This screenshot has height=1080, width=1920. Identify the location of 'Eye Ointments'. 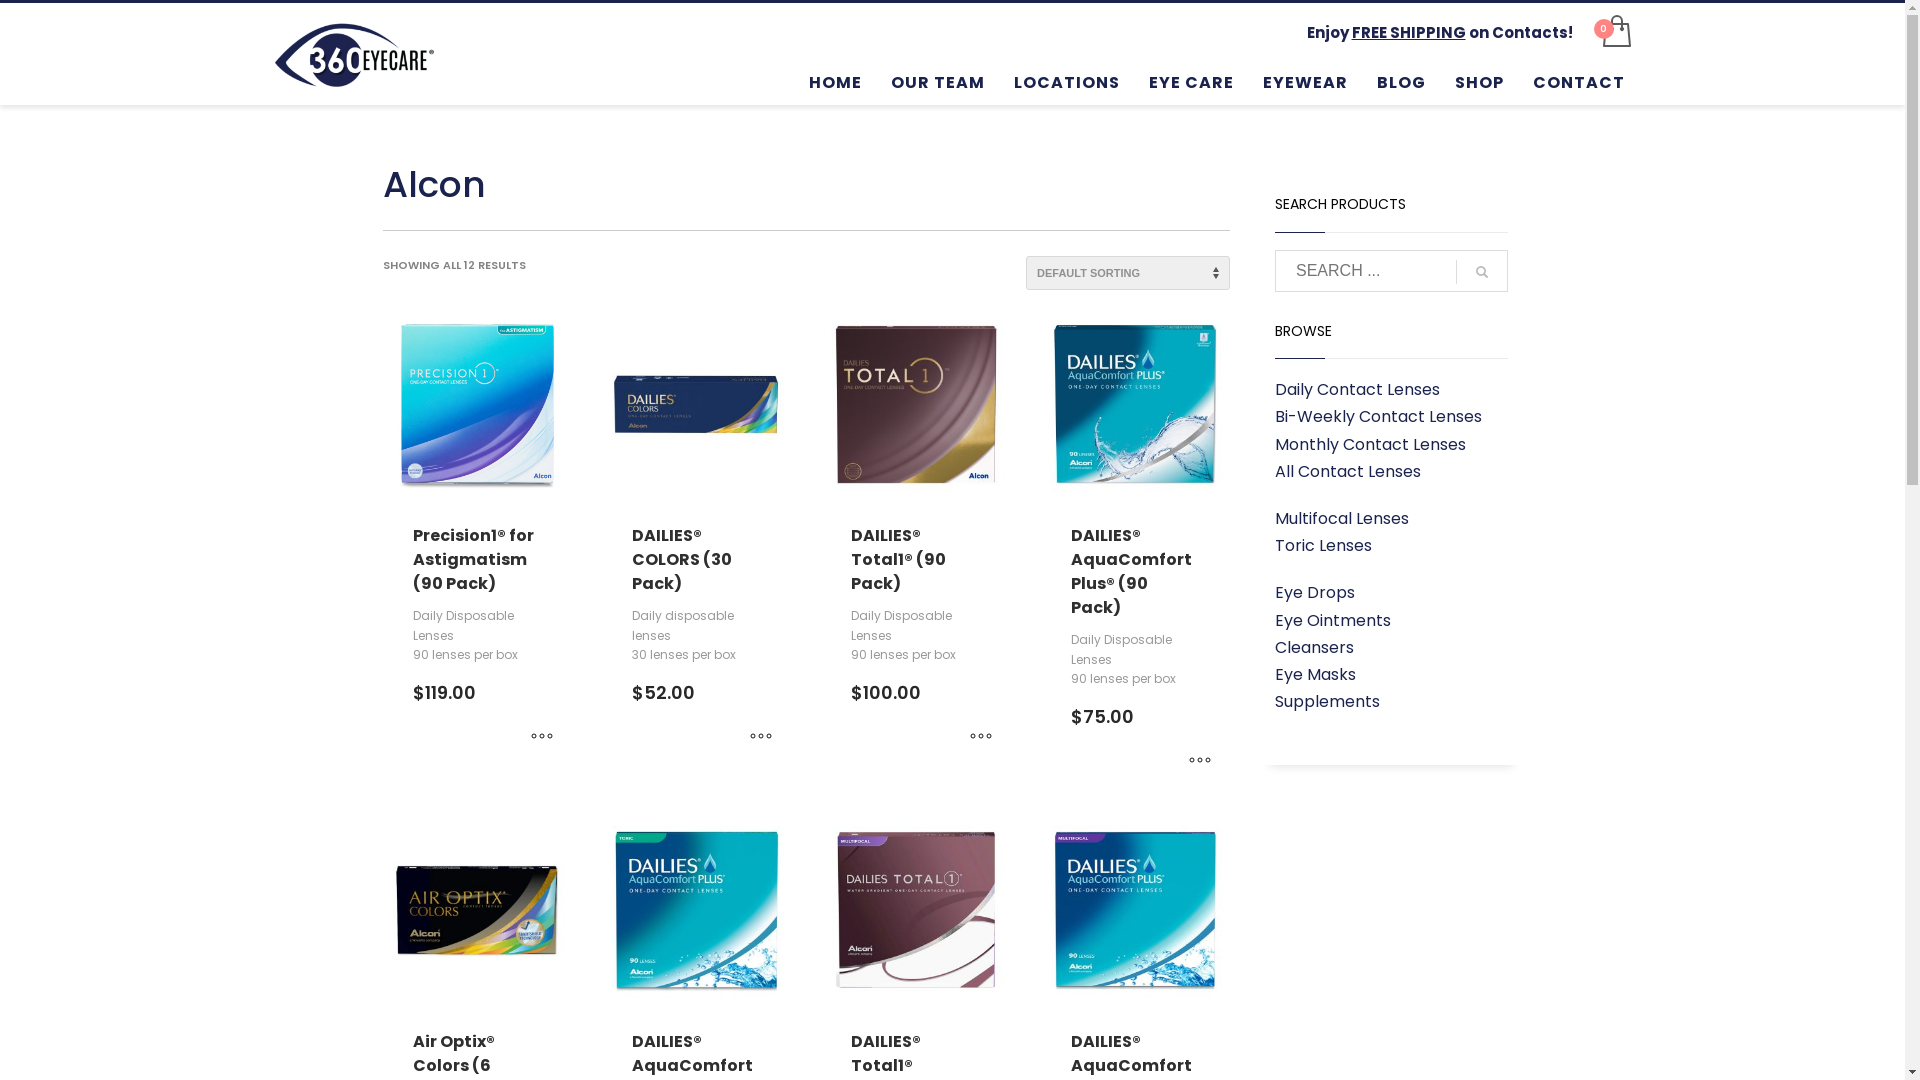
(1274, 618).